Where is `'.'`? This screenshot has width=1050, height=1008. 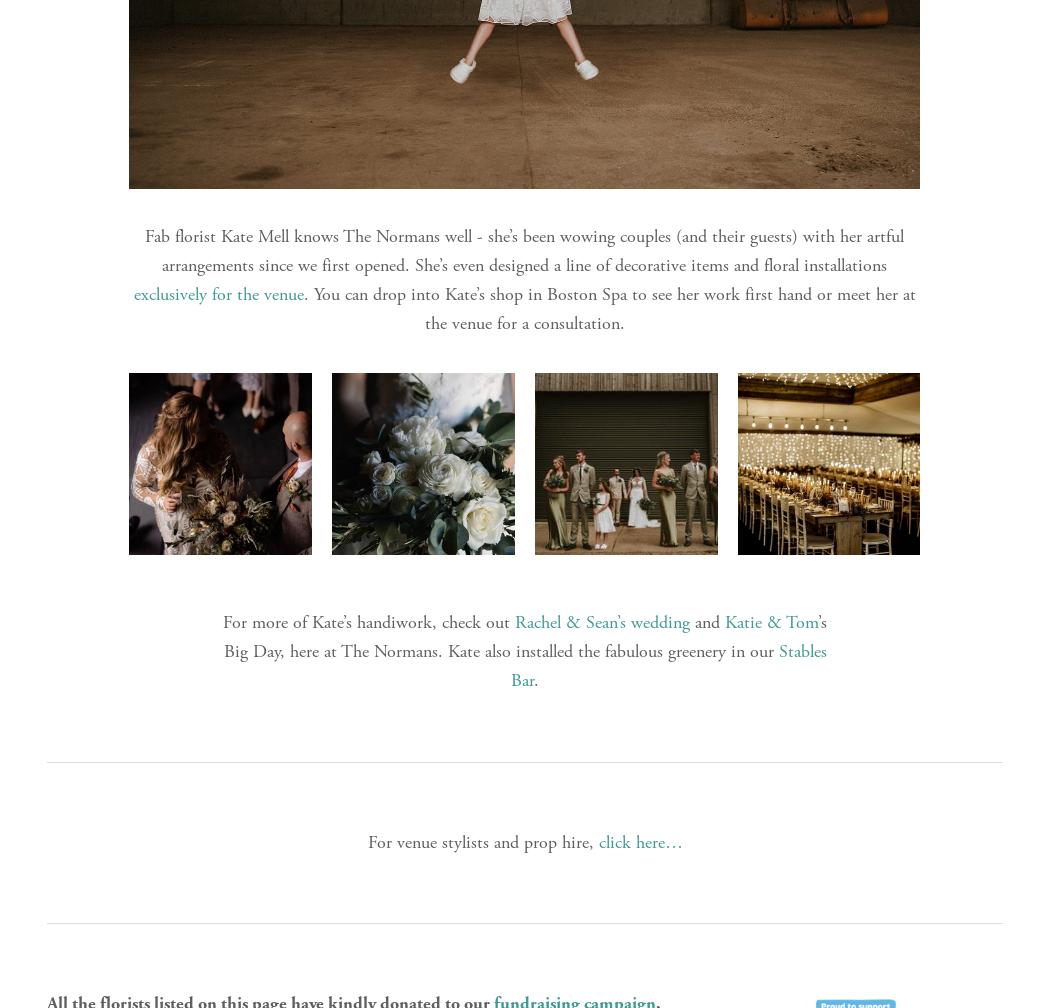
'.' is located at coordinates (536, 679).